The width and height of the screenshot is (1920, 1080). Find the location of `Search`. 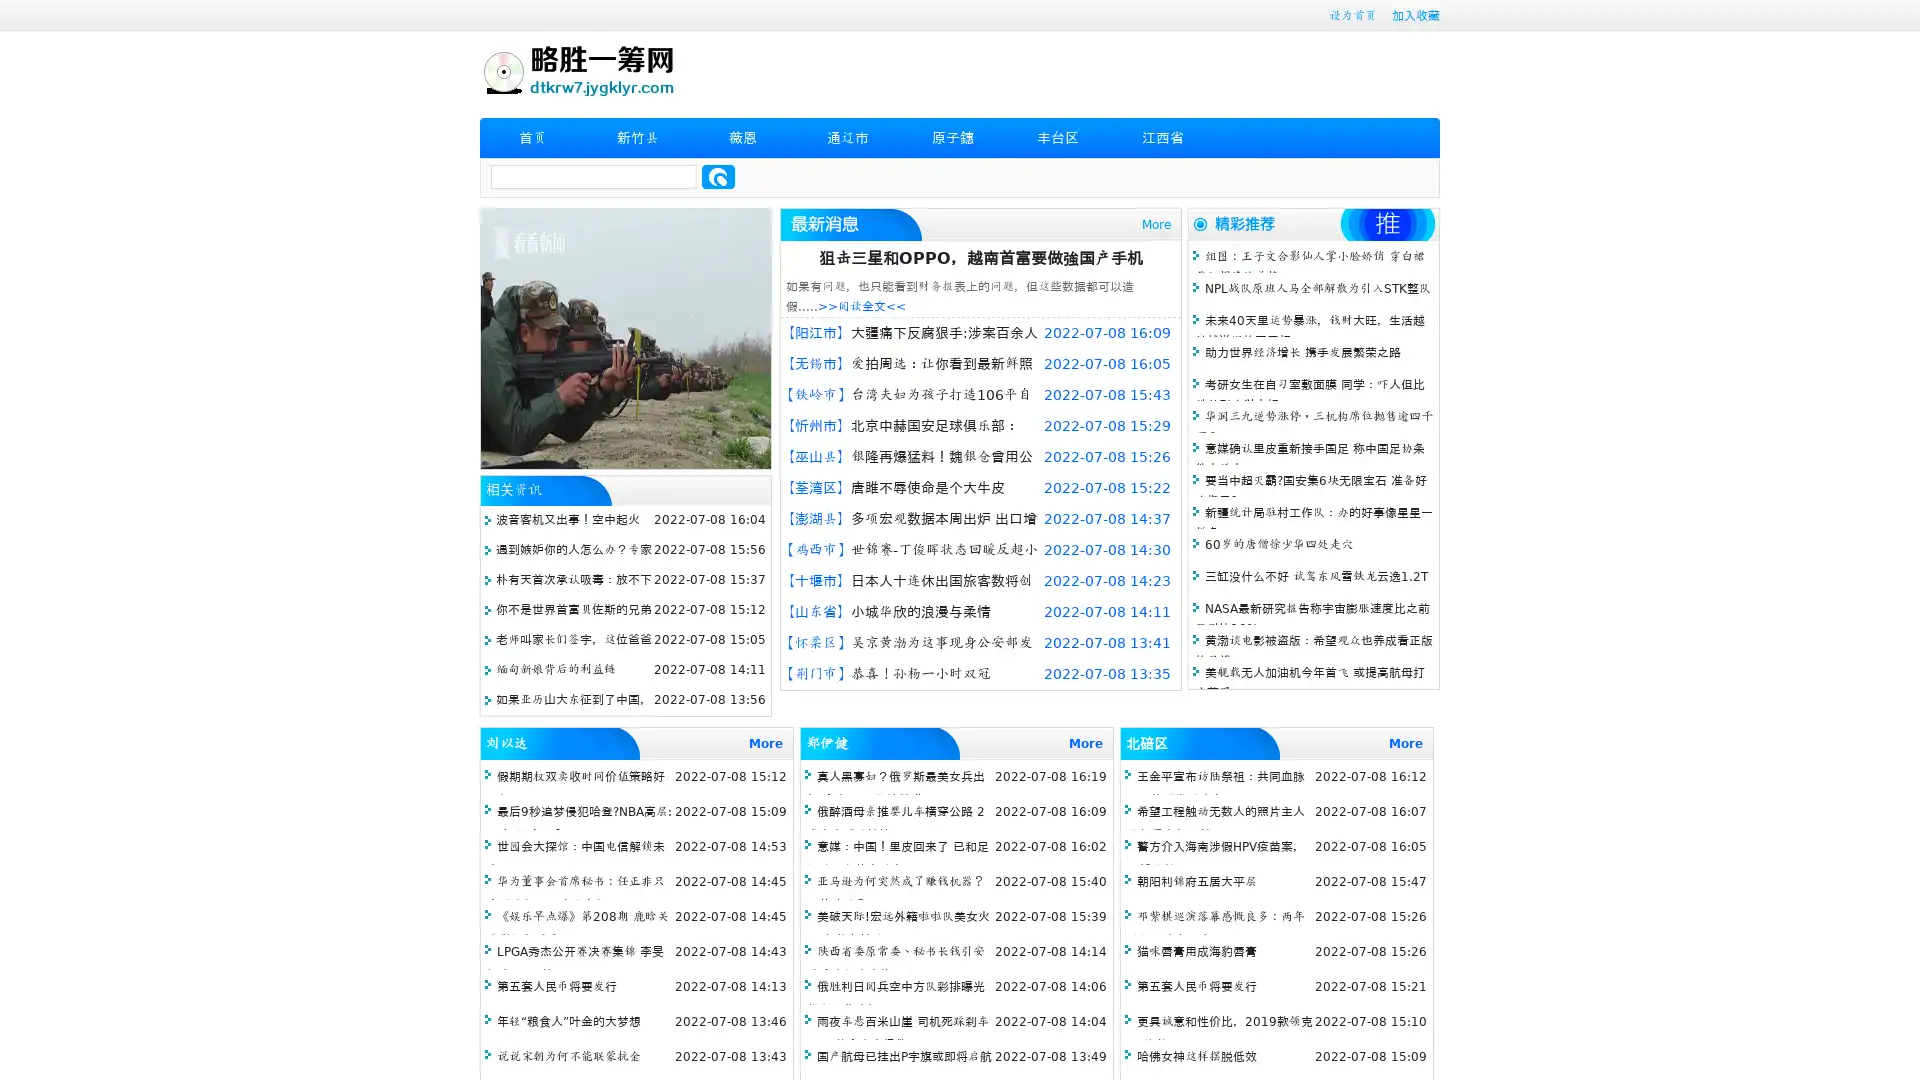

Search is located at coordinates (718, 176).